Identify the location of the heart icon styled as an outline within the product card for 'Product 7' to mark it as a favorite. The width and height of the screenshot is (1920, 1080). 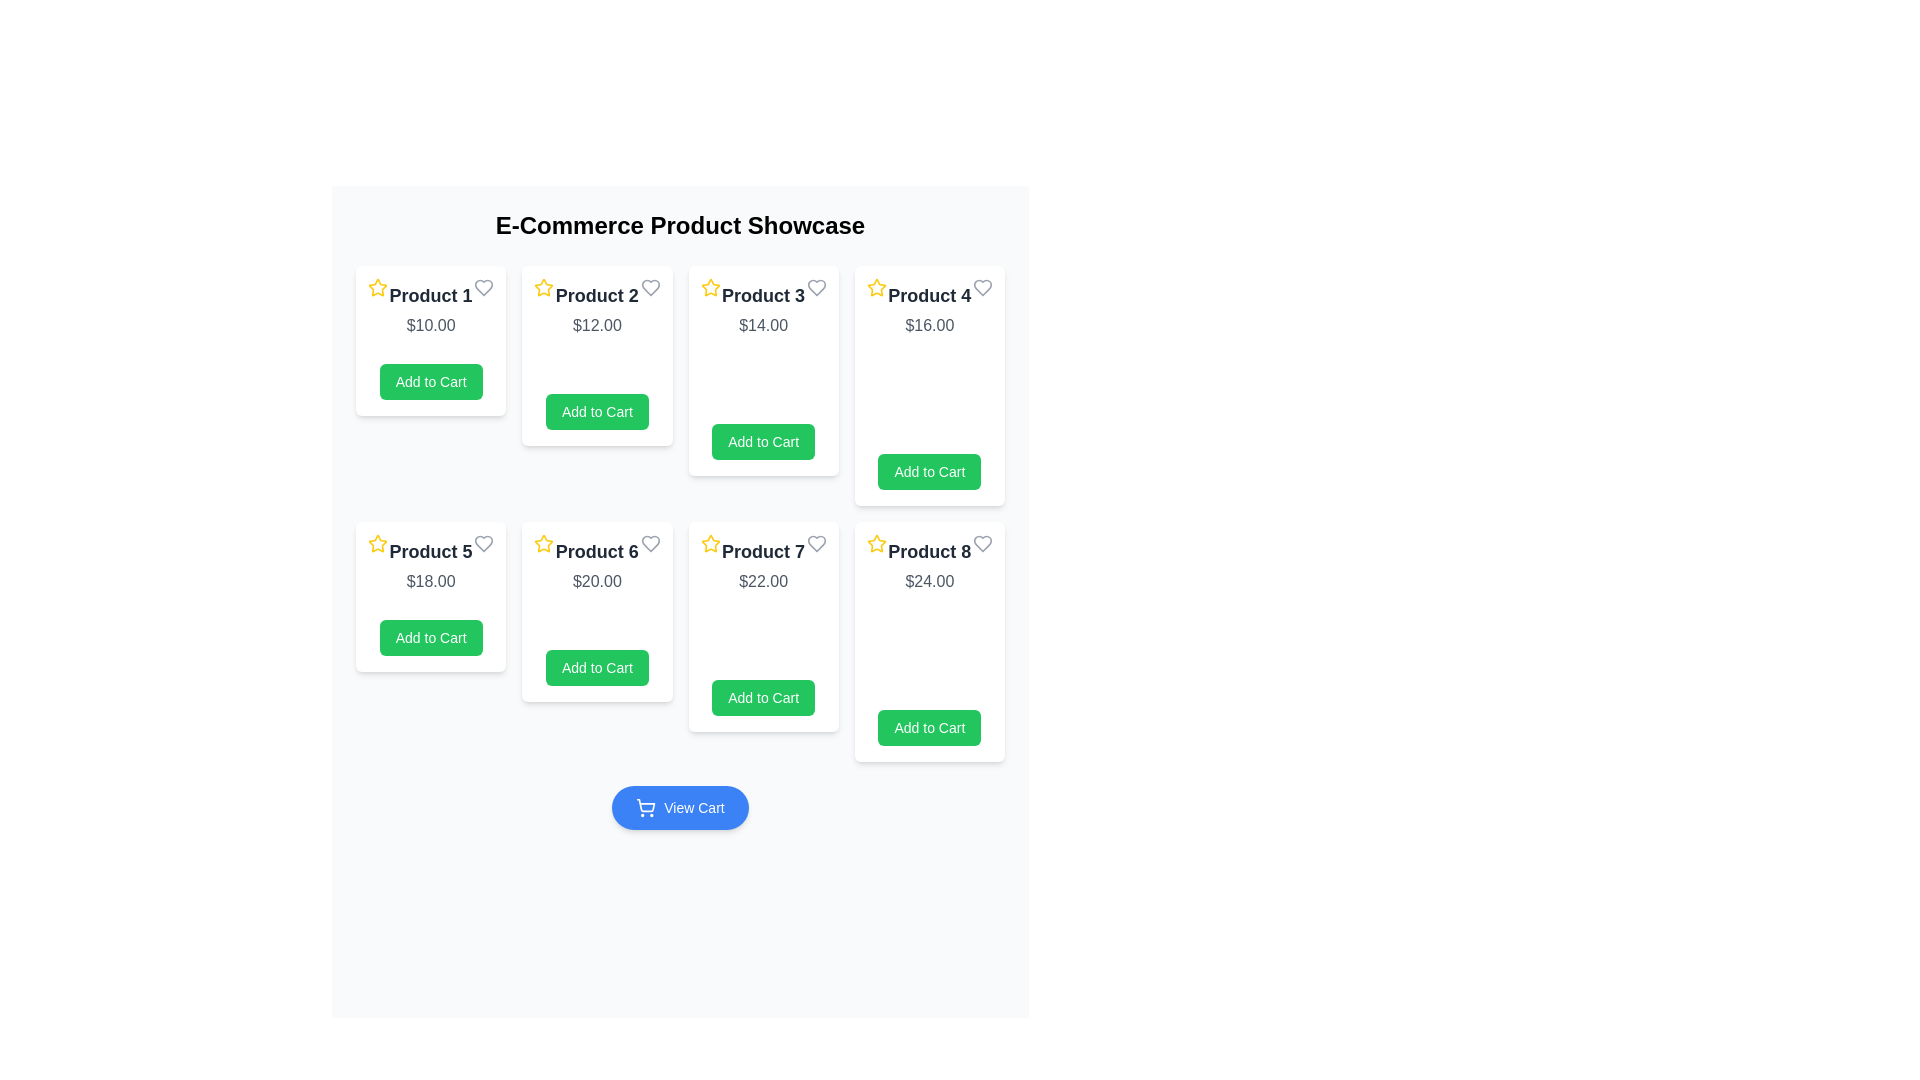
(816, 543).